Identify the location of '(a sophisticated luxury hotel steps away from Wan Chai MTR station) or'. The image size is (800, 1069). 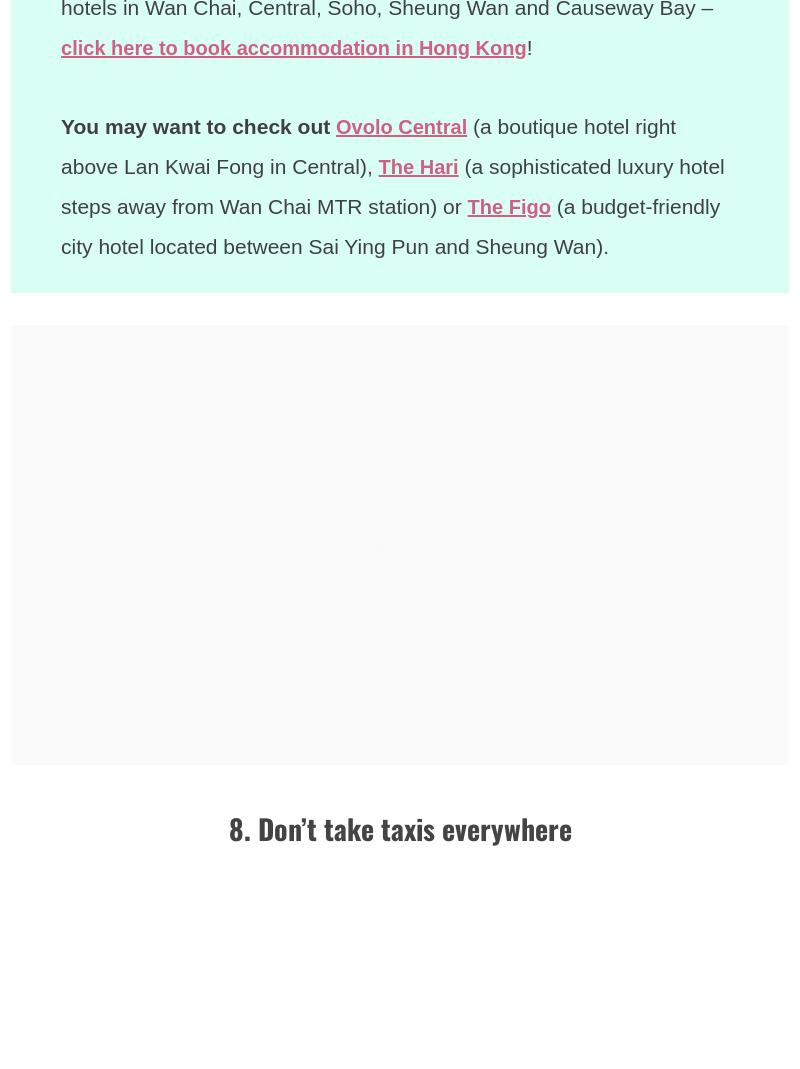
(393, 186).